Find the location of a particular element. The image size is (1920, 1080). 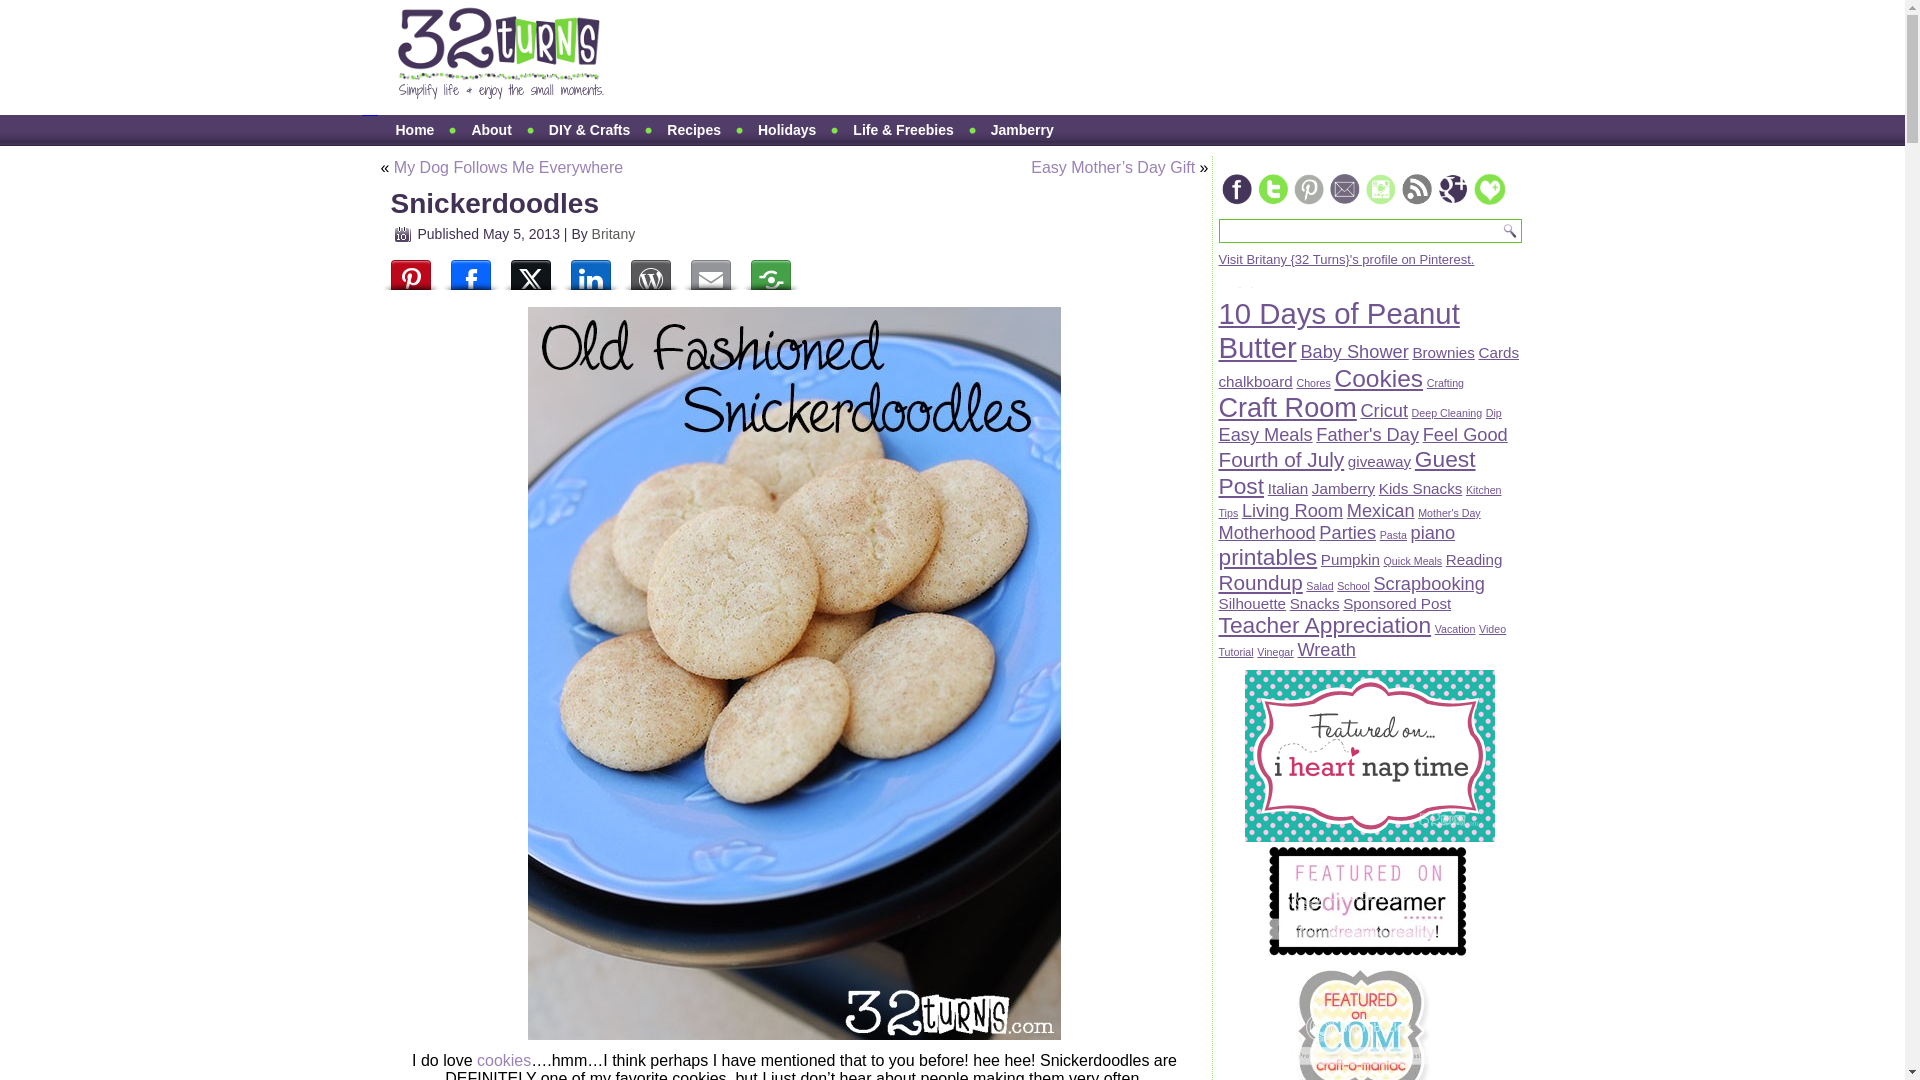

'Brownies' is located at coordinates (1410, 351).